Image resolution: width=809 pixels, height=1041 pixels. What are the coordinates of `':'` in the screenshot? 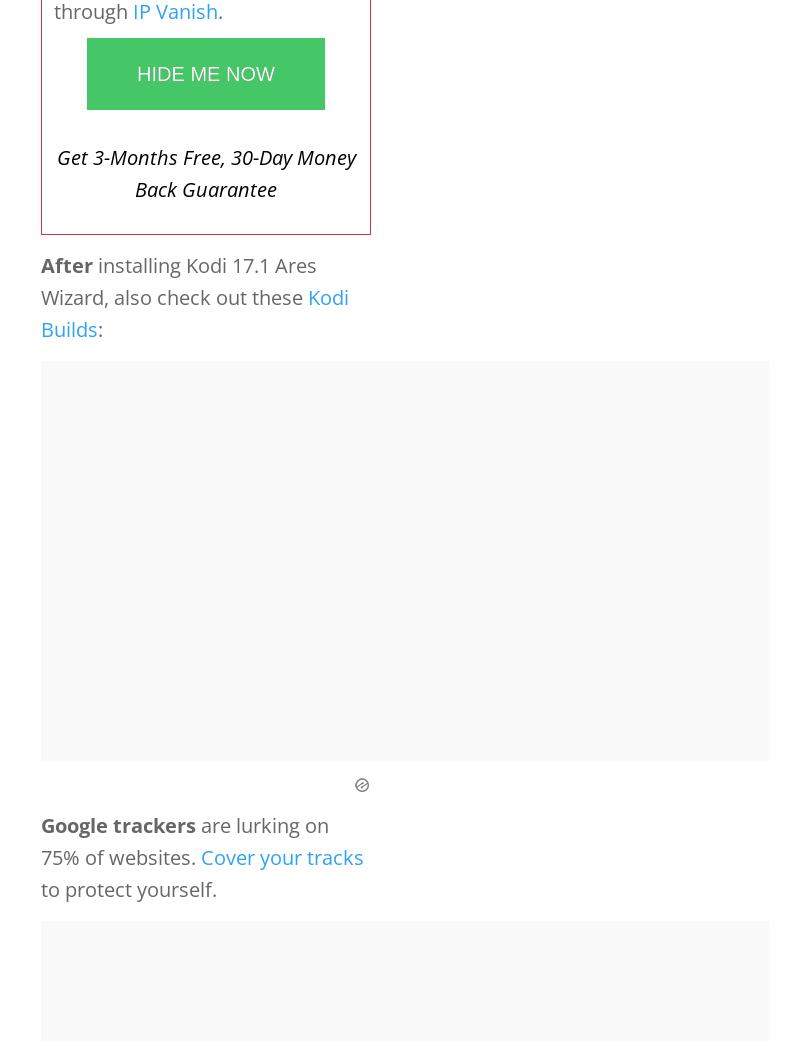 It's located at (100, 328).